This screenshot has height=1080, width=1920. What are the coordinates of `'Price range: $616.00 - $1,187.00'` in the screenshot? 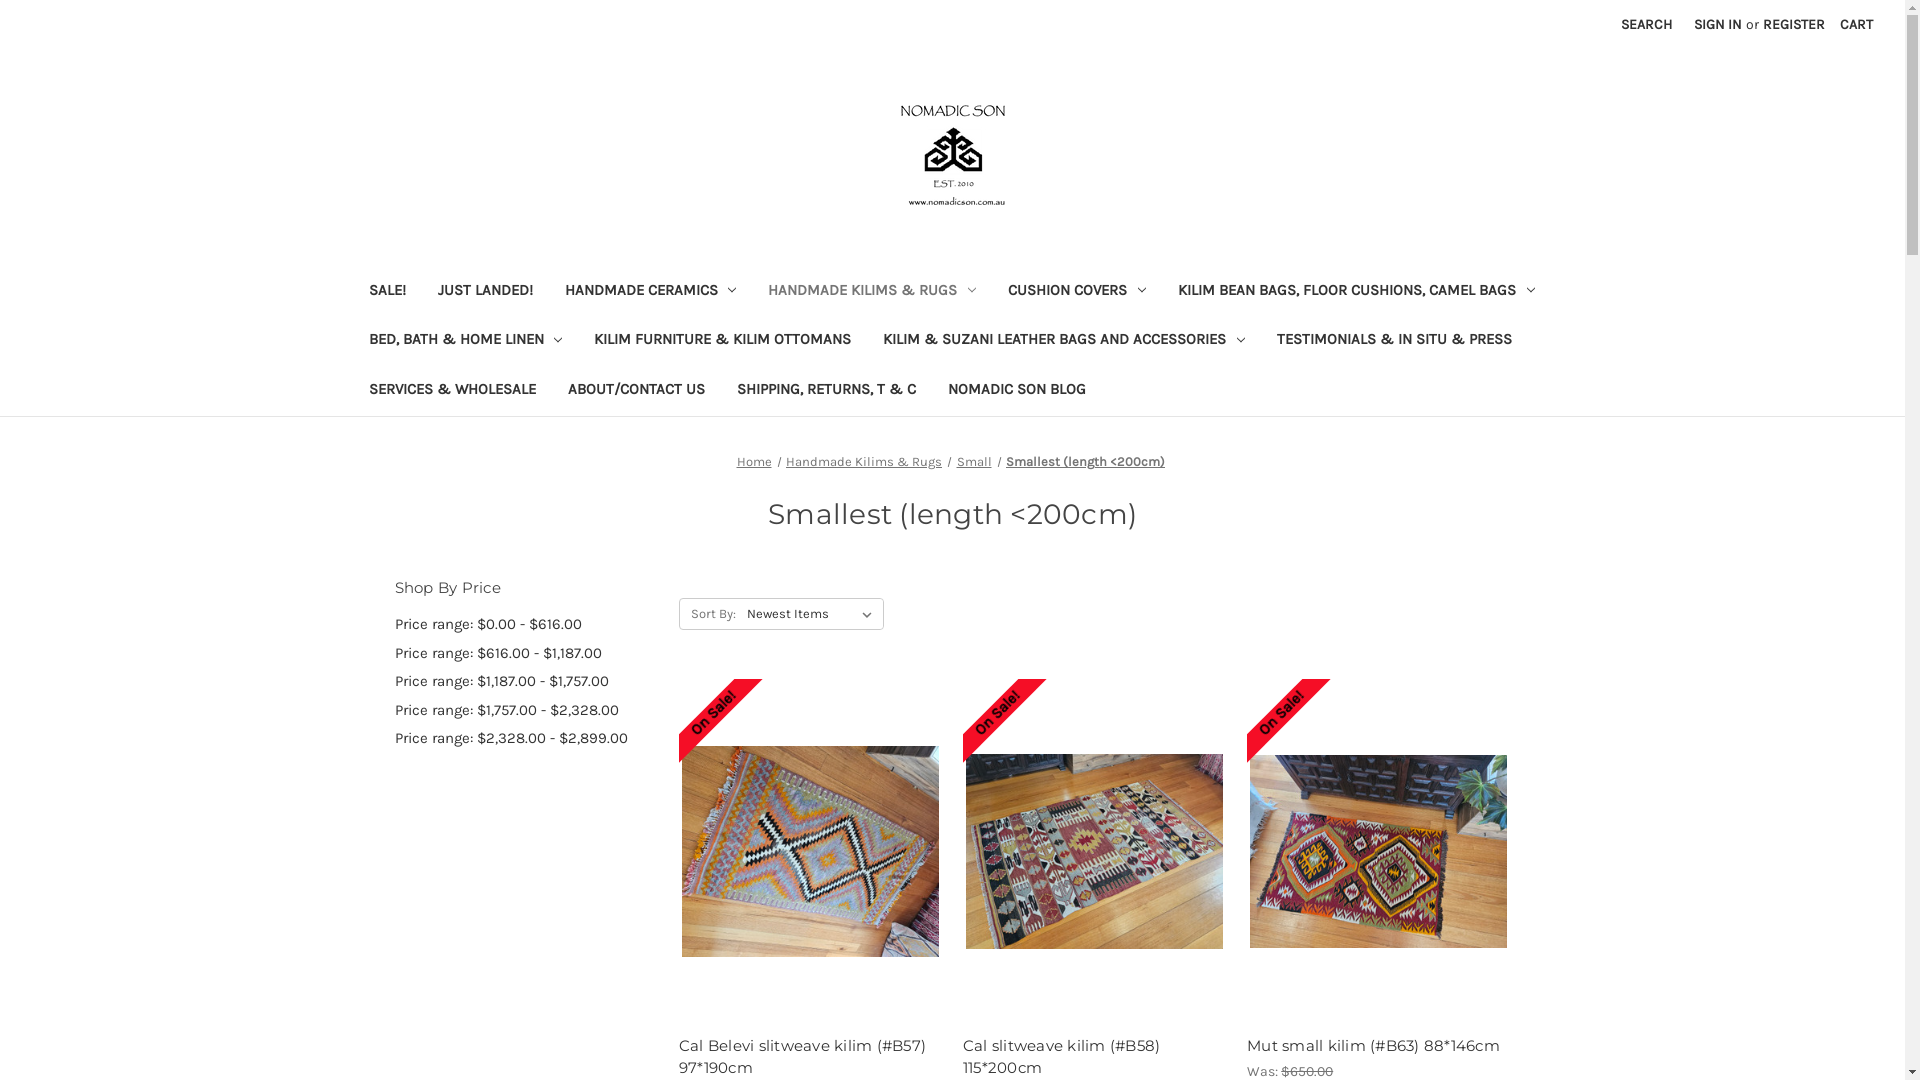 It's located at (525, 653).